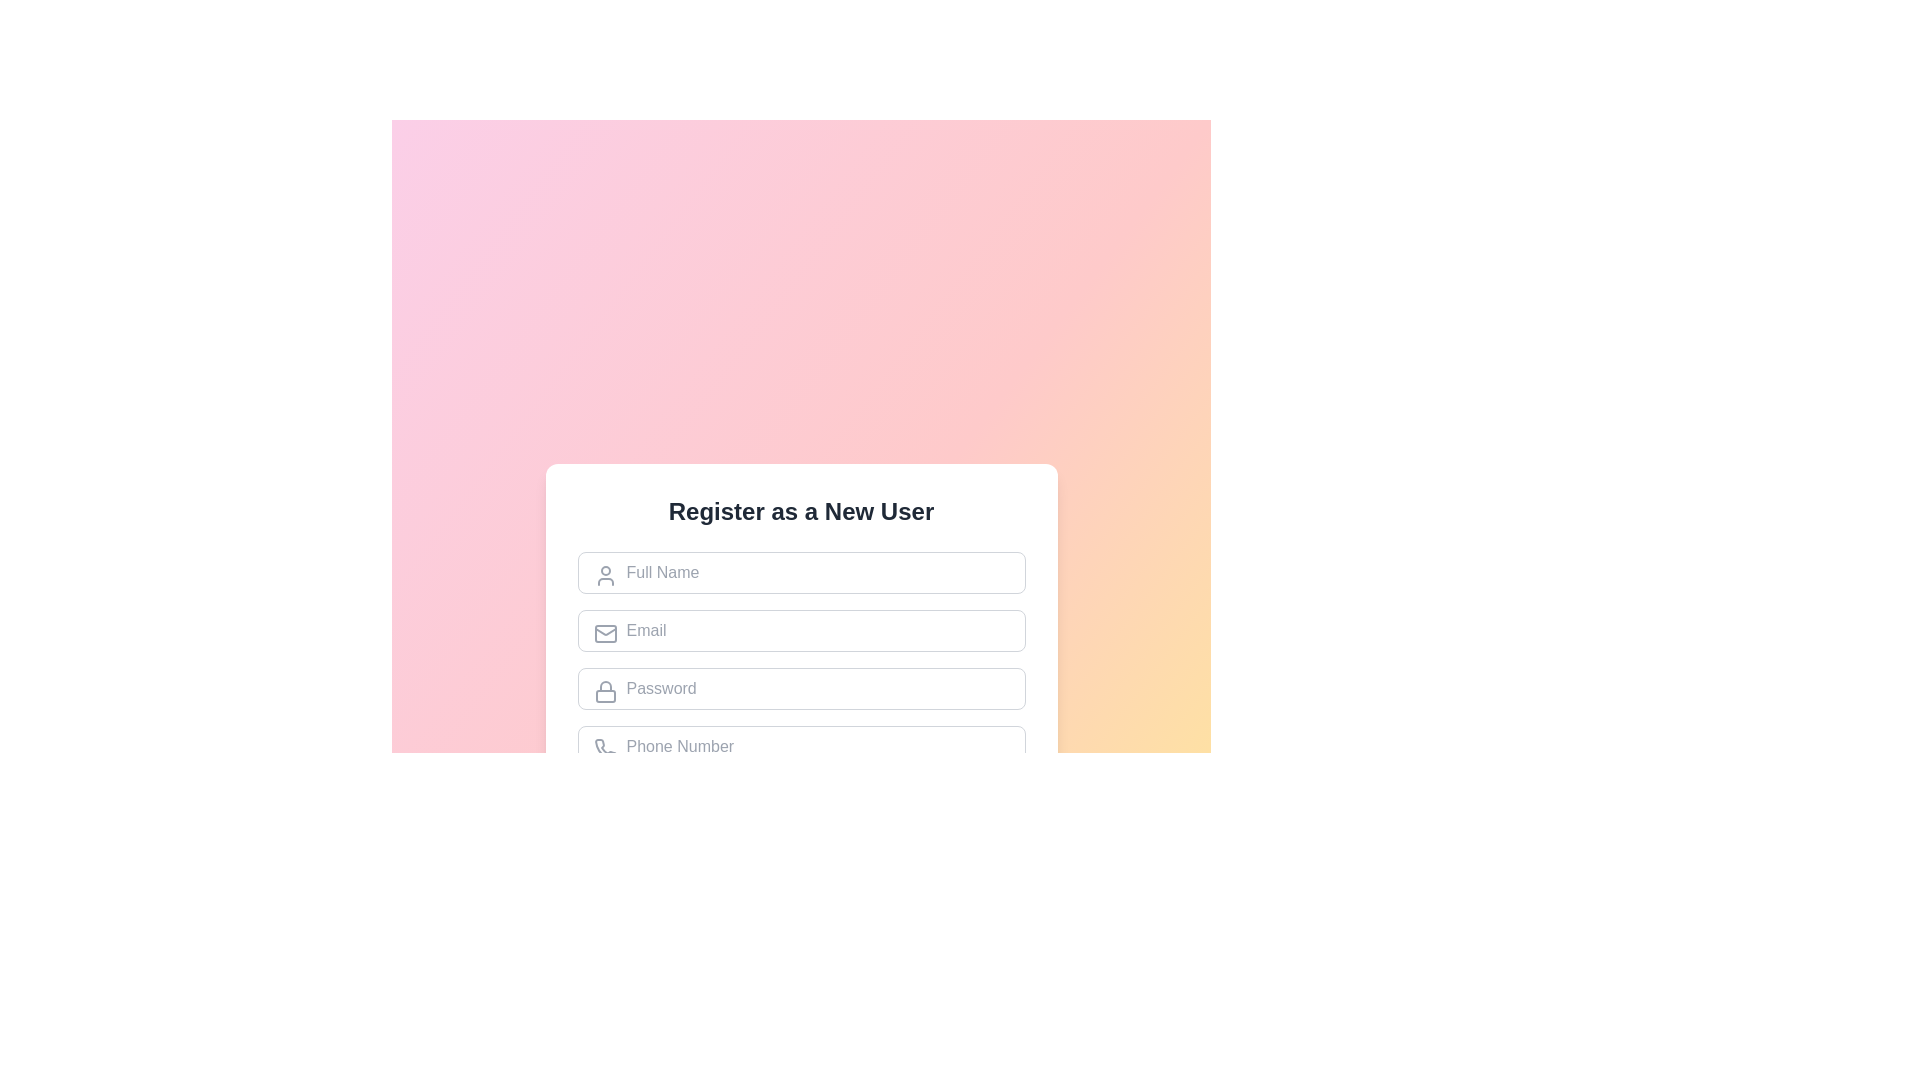 Image resolution: width=1920 pixels, height=1080 pixels. What do you see at coordinates (604, 749) in the screenshot?
I see `the phone icon, which is a decorative and informative element resembling a handset, located to the left of the 'Phone Number' text input field in the registration form` at bounding box center [604, 749].